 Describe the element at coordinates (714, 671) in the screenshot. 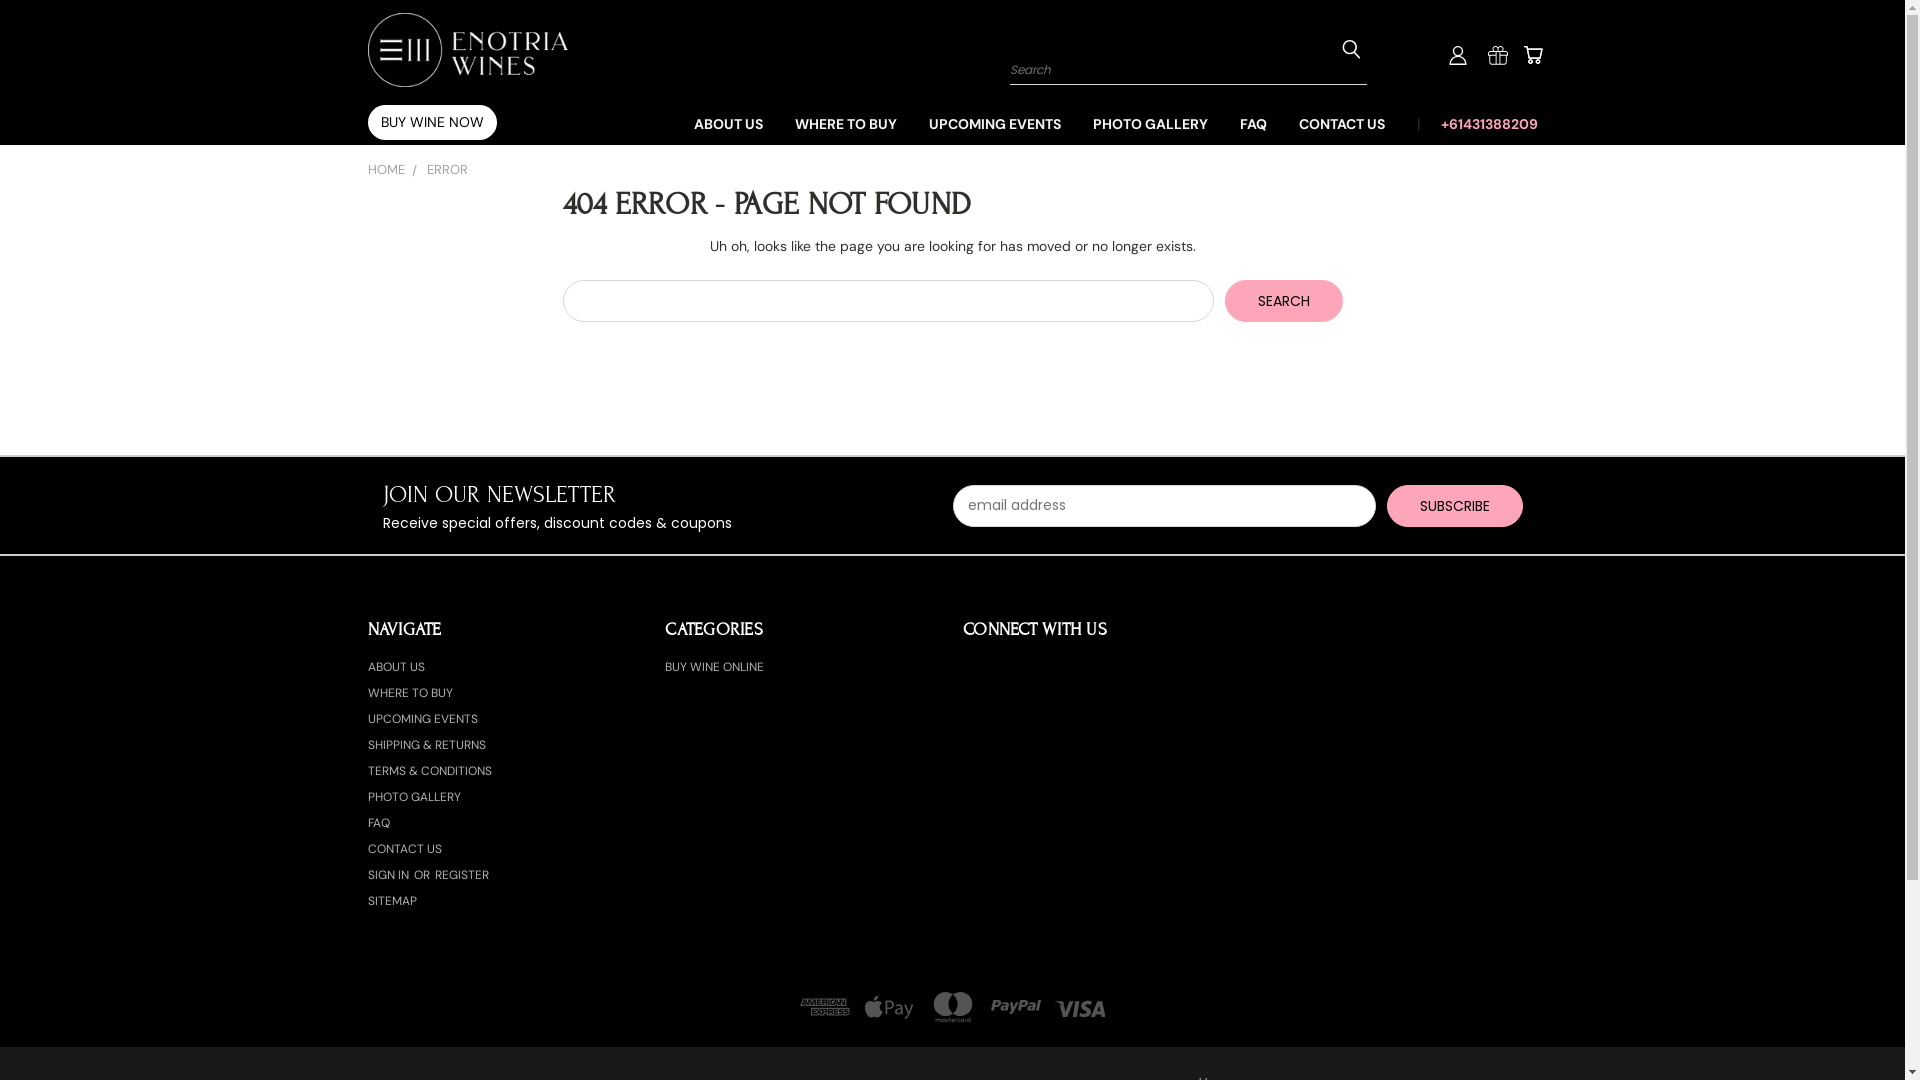

I see `'BUY WINE ONLINE'` at that location.